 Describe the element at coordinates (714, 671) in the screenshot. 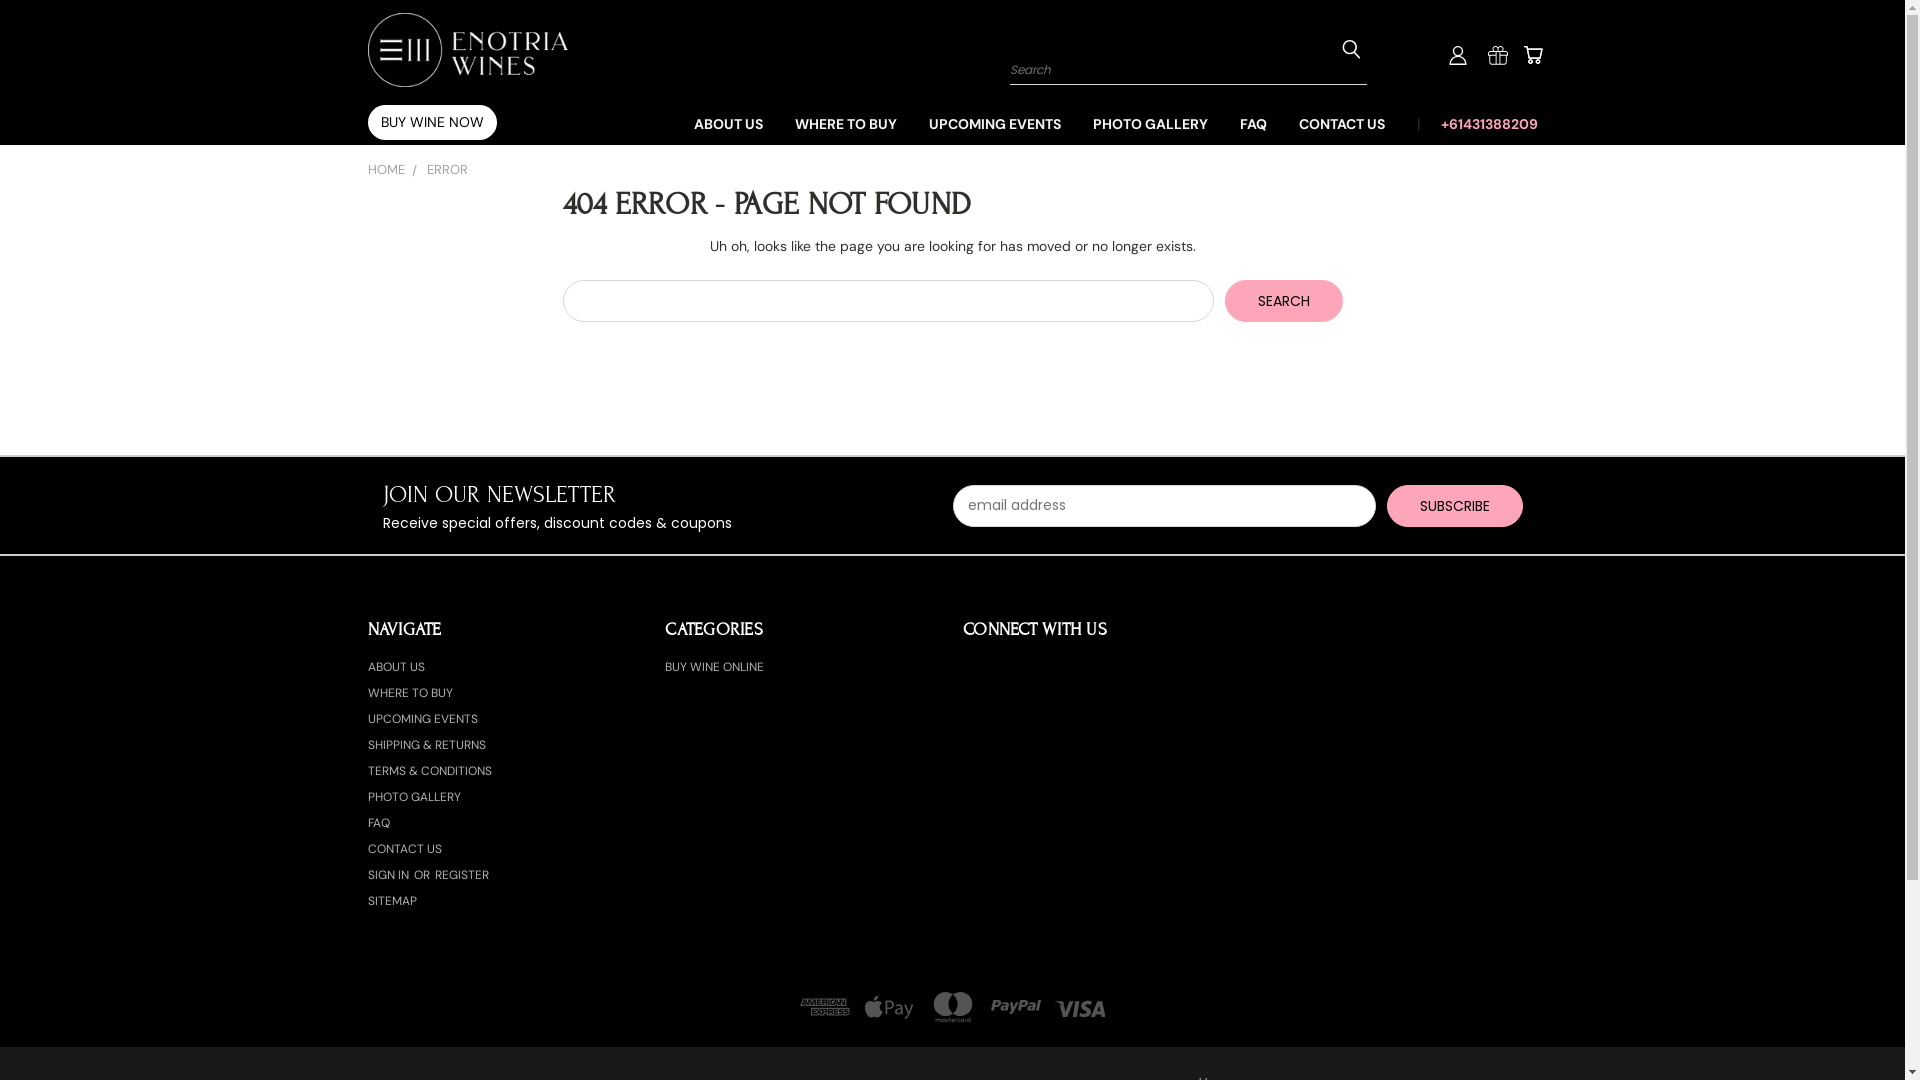

I see `'BUY WINE ONLINE'` at that location.